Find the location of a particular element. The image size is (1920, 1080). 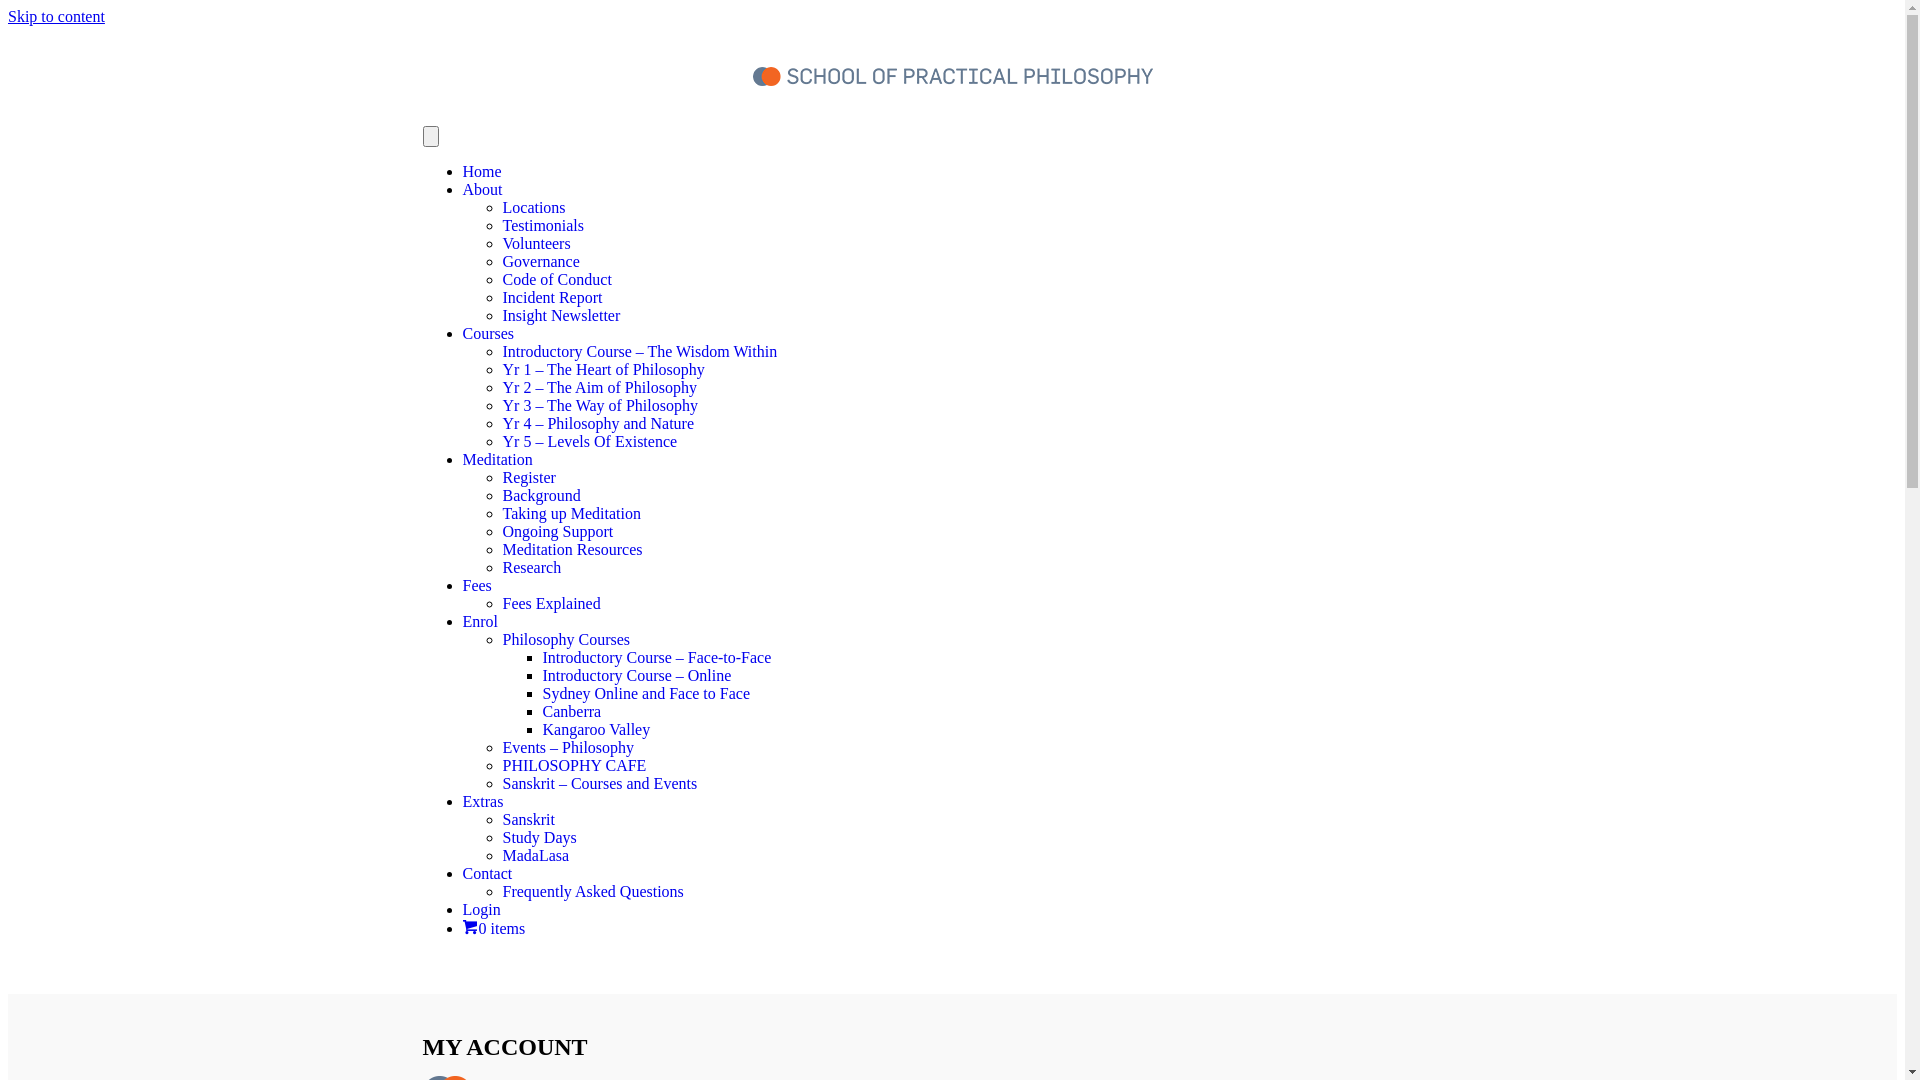

'Sanskrit' is located at coordinates (502, 819).